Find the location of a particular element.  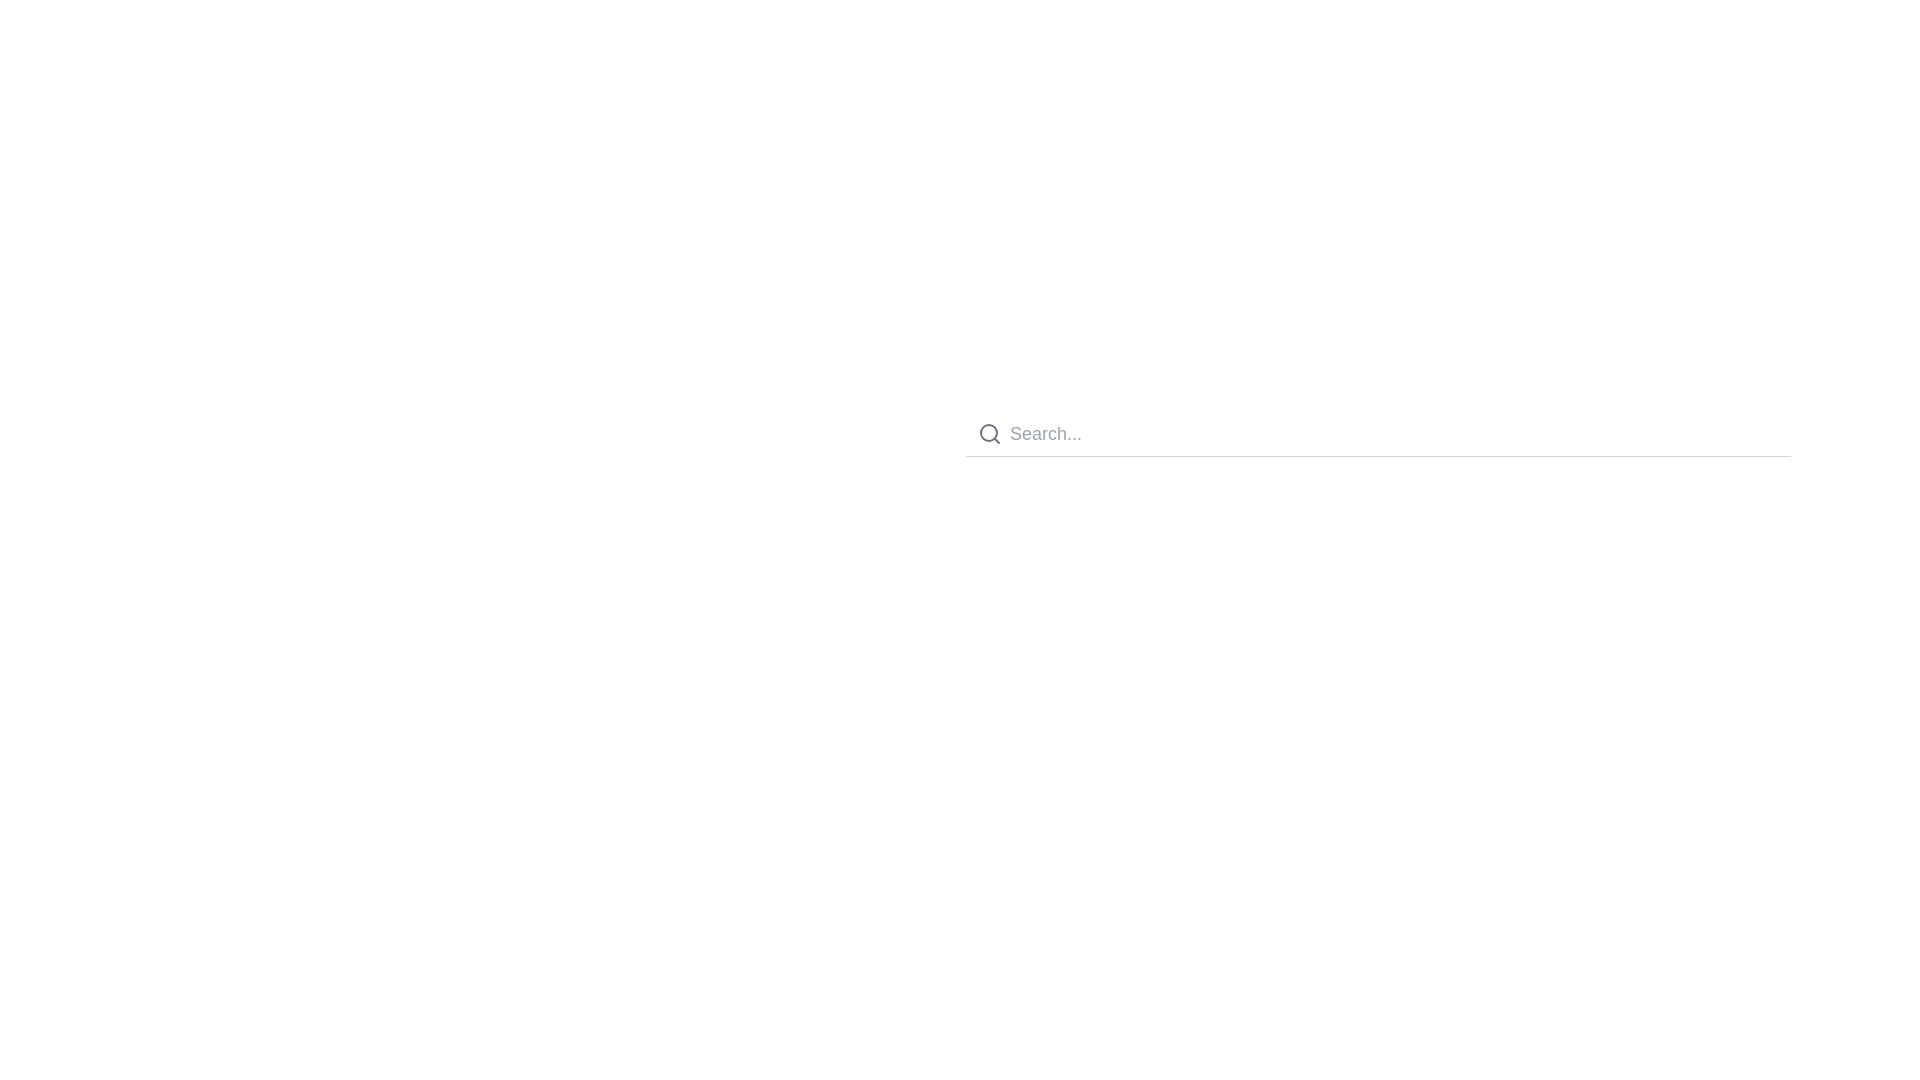

the small filled circle within the magnifying glass icon, which is positioned to the left of the 'Search...' text field is located at coordinates (988, 431).